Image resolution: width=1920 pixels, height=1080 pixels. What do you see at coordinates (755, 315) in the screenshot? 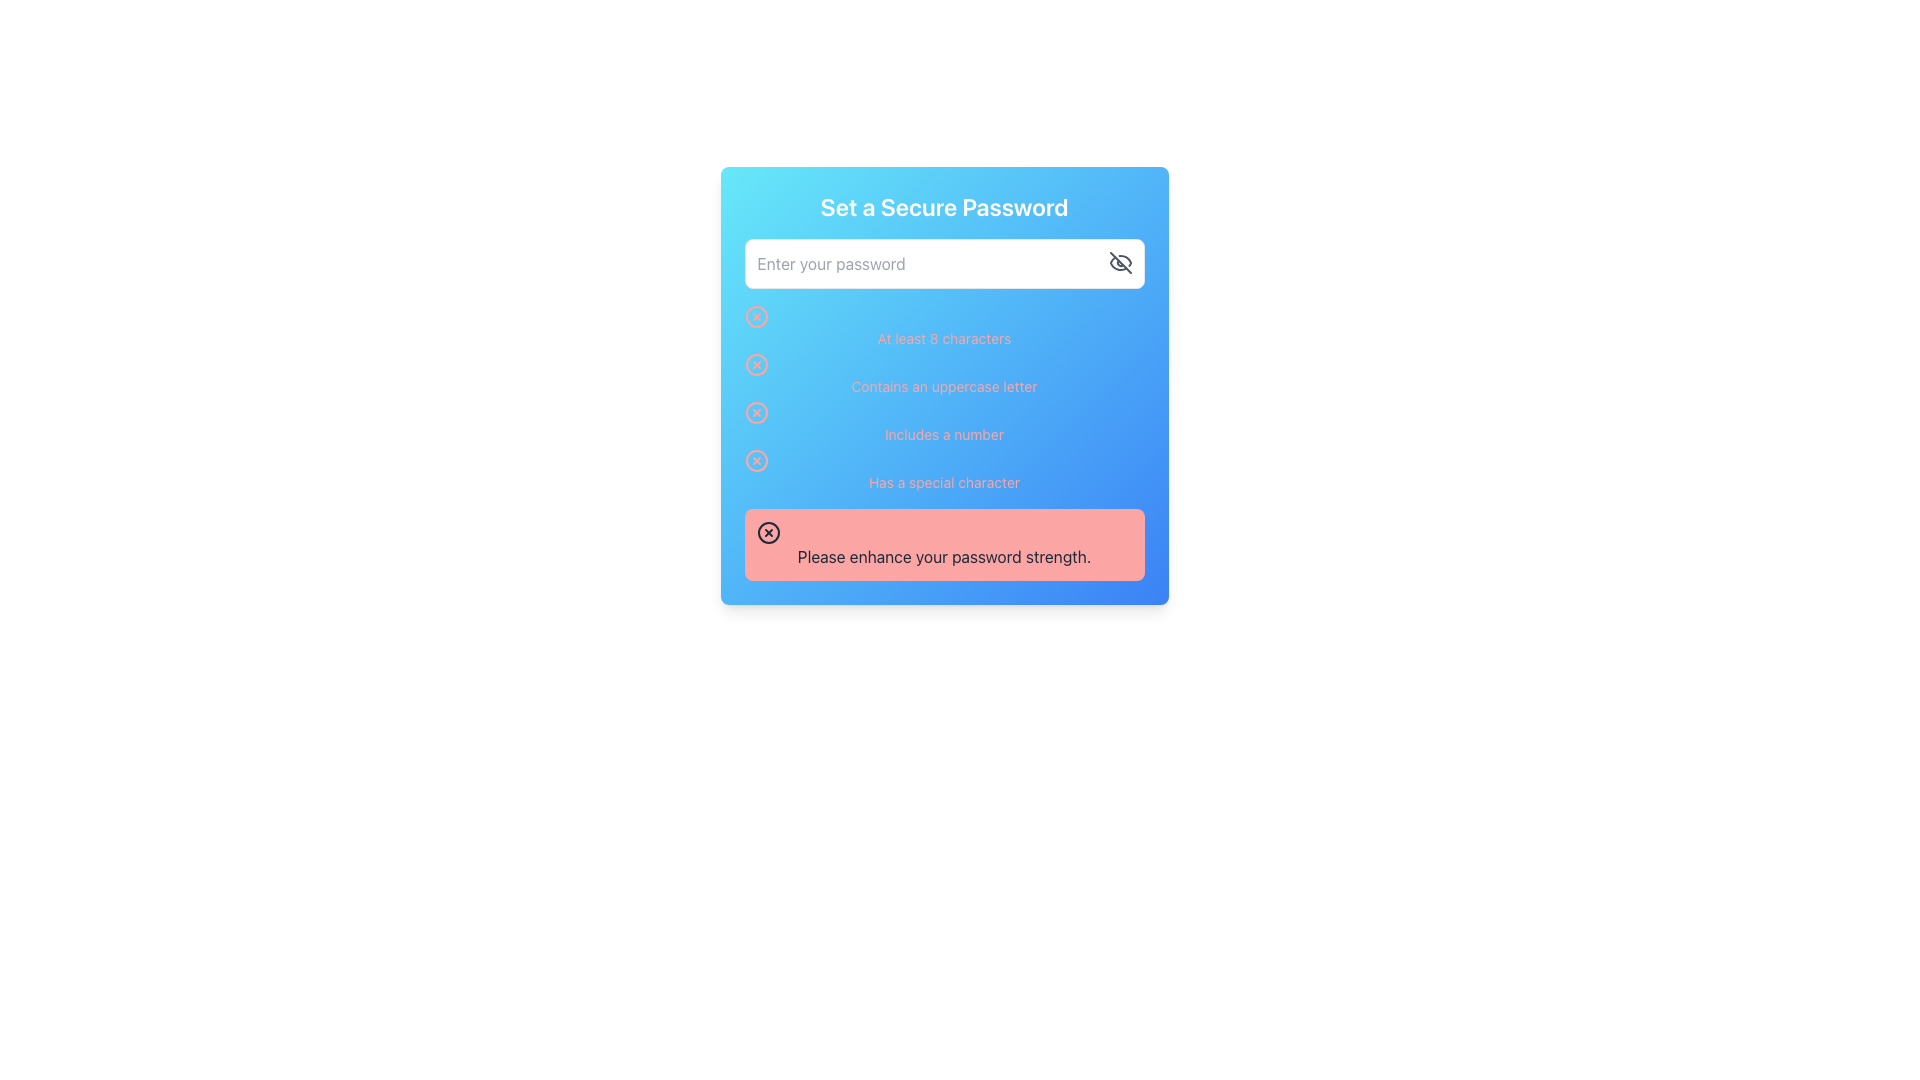
I see `the decorative circular SVG shape that is part of a cross-mark icon located to the left of the first text line in a vertical list` at bounding box center [755, 315].